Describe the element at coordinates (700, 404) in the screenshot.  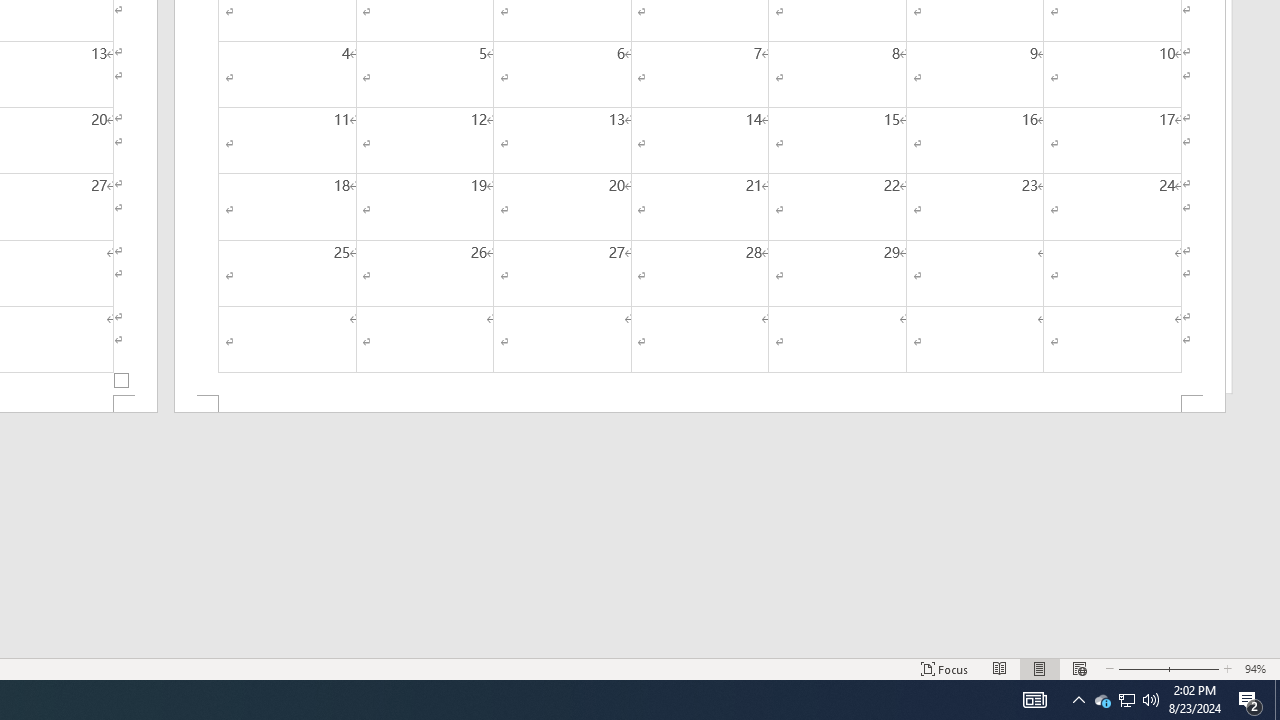
I see `'Footer -Section 2-'` at that location.